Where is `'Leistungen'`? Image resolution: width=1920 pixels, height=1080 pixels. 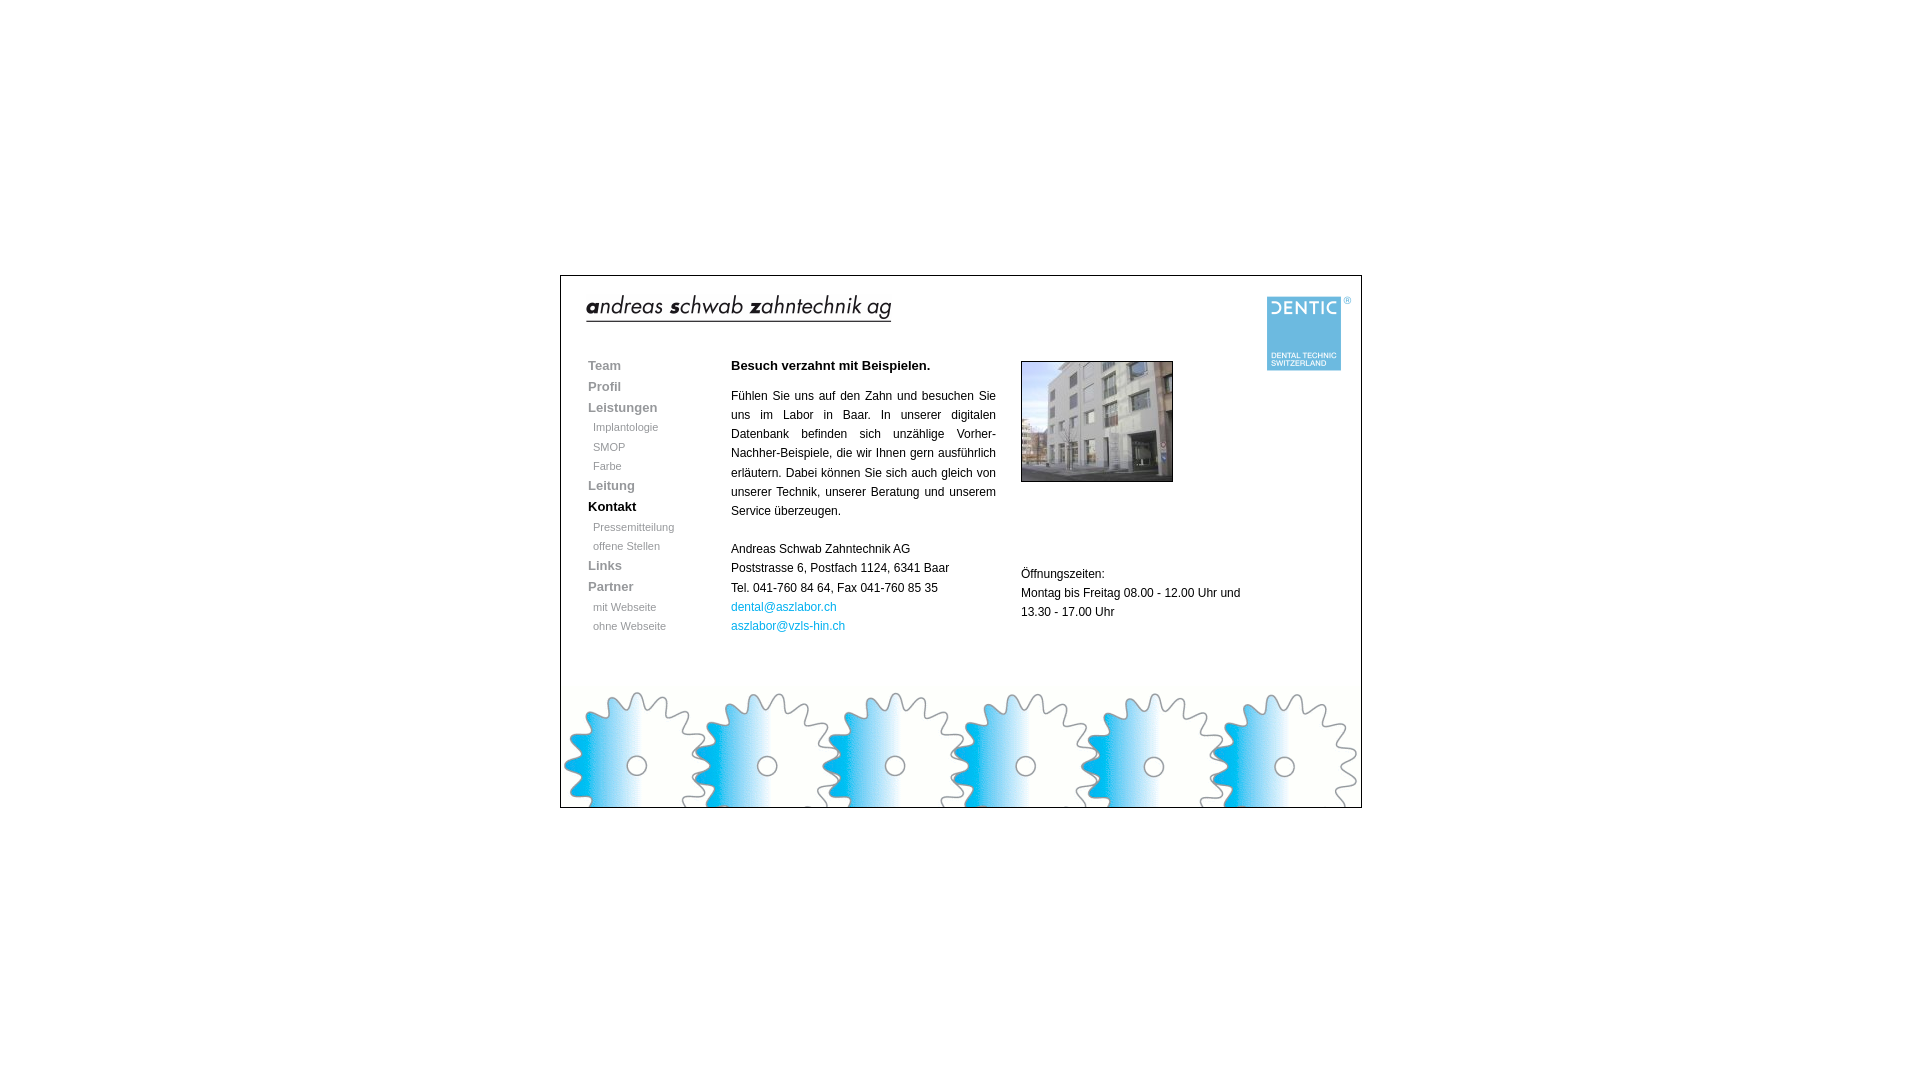
'Leistungen' is located at coordinates (621, 406).